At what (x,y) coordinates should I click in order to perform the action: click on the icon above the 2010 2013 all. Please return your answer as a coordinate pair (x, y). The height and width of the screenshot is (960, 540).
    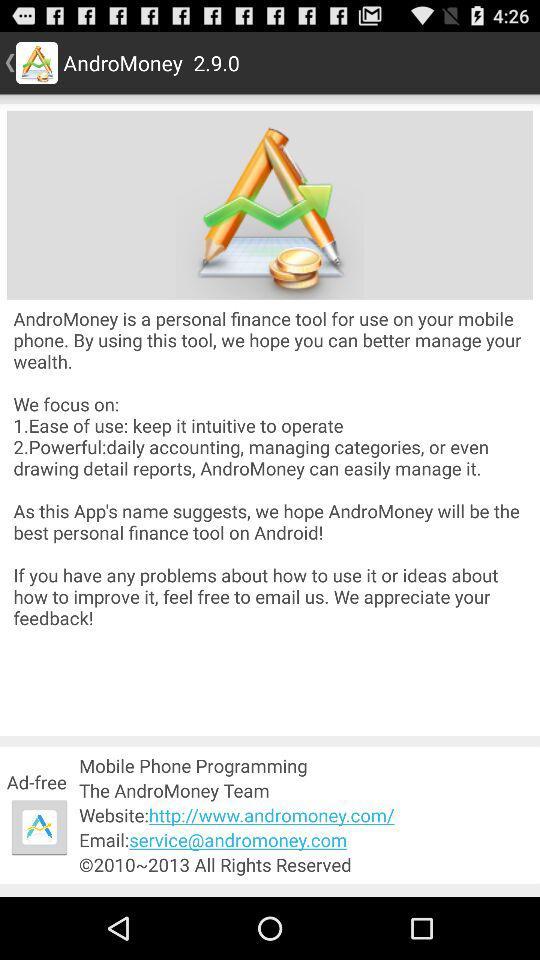
    Looking at the image, I should click on (306, 840).